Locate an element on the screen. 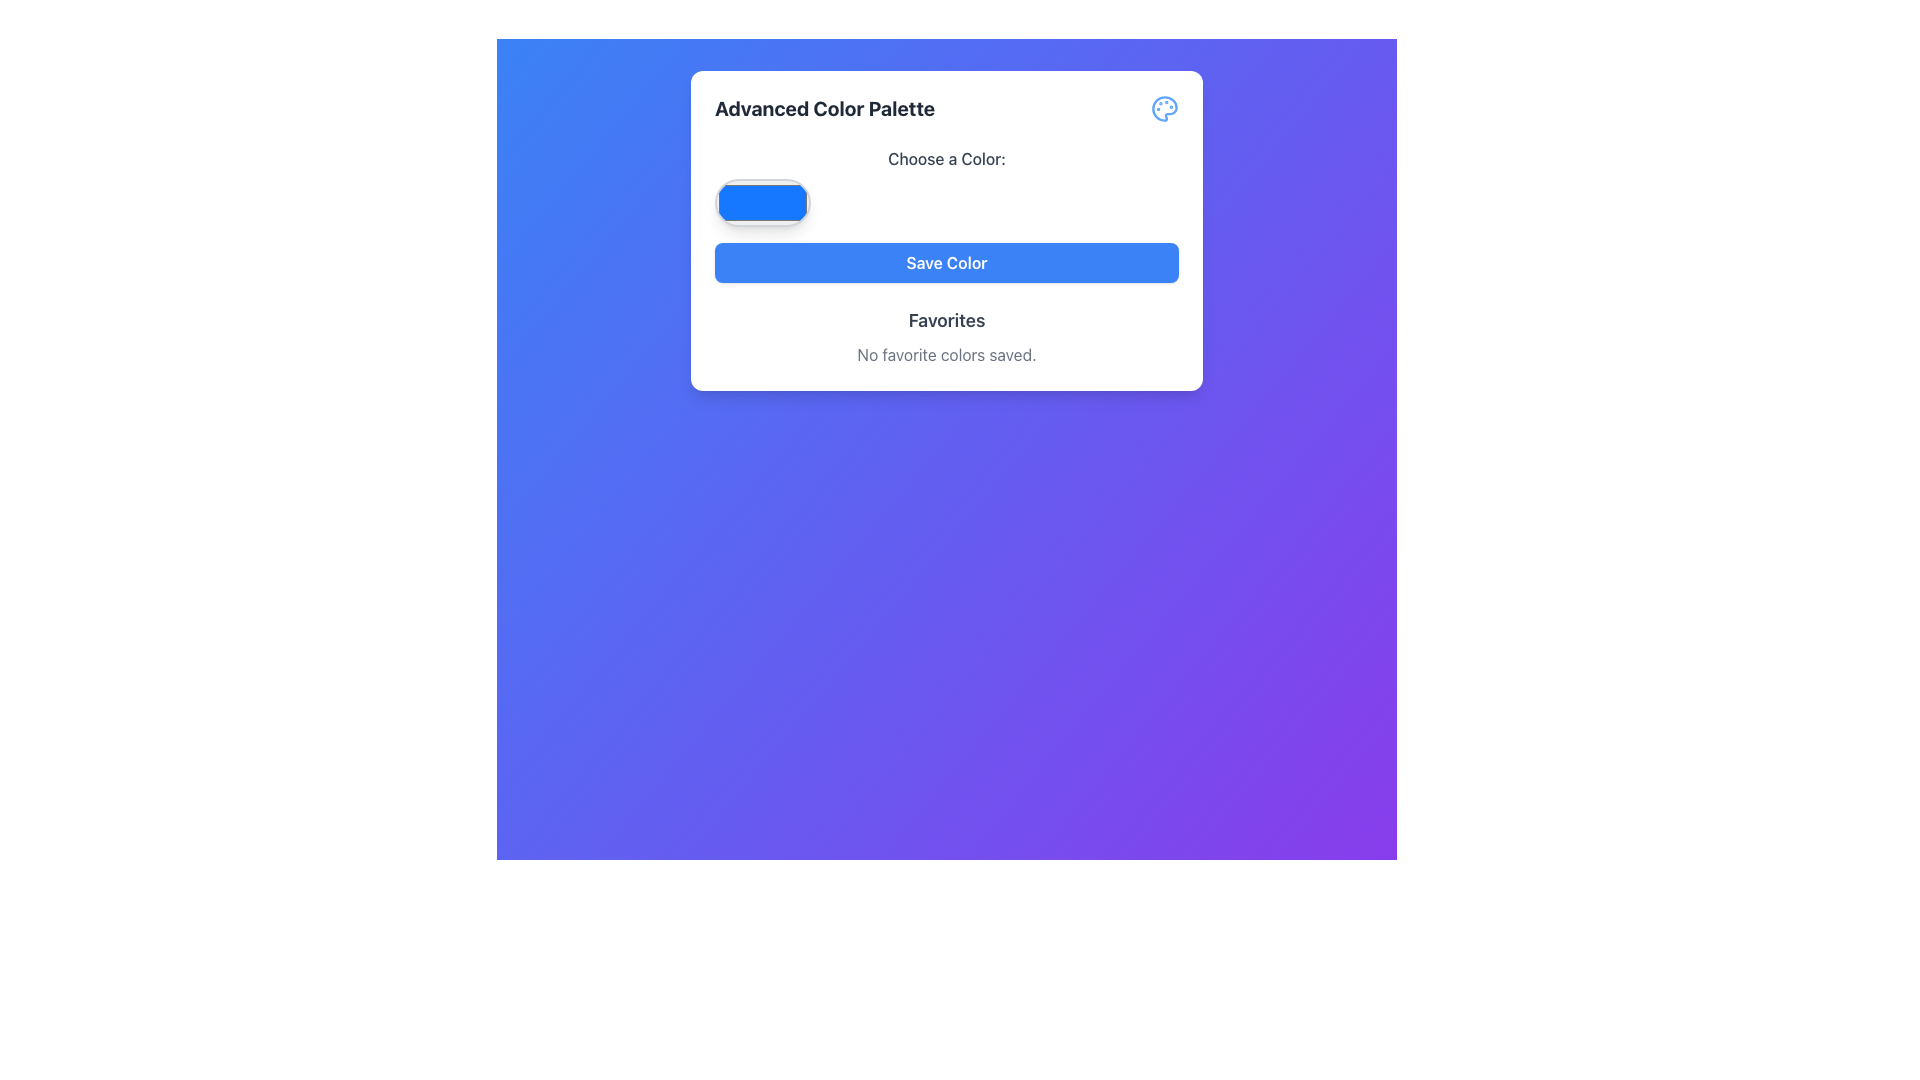 The width and height of the screenshot is (1920, 1080). the 'Save Color' button located in the middle section of the 'Advanced Color Palette' panel is located at coordinates (945, 261).